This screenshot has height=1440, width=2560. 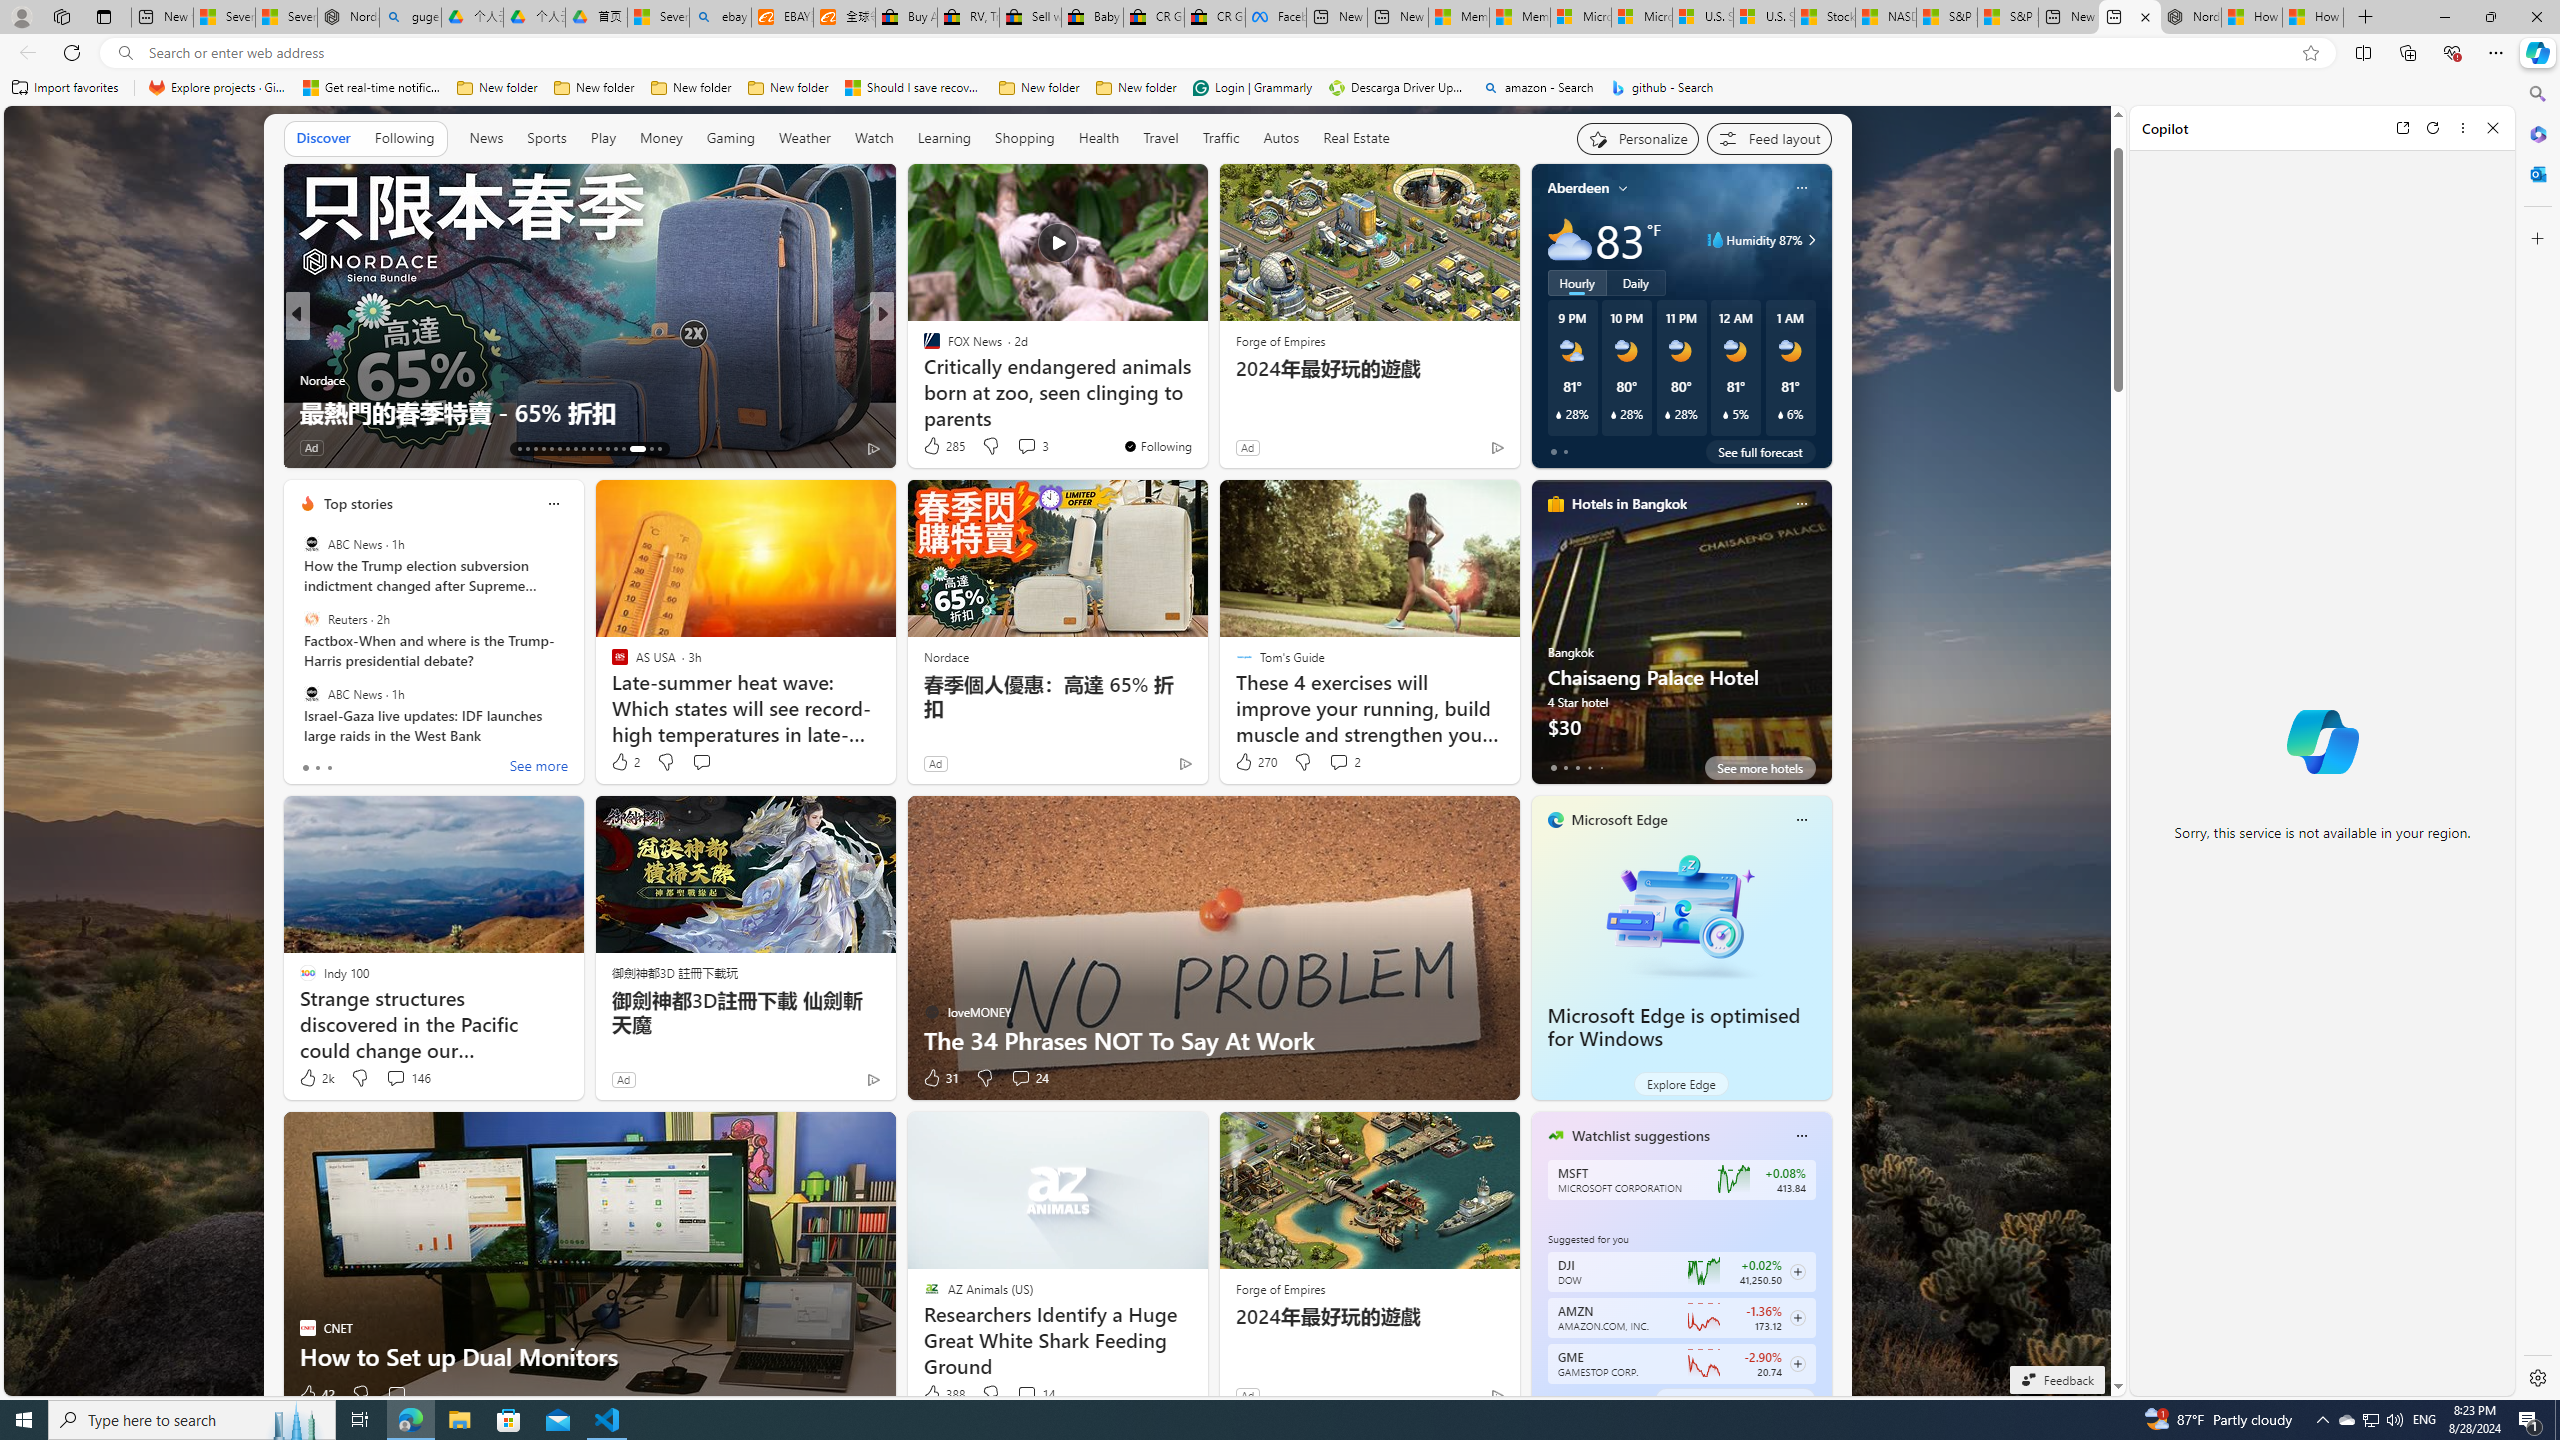 What do you see at coordinates (933, 447) in the screenshot?
I see `'22 Like'` at bounding box center [933, 447].